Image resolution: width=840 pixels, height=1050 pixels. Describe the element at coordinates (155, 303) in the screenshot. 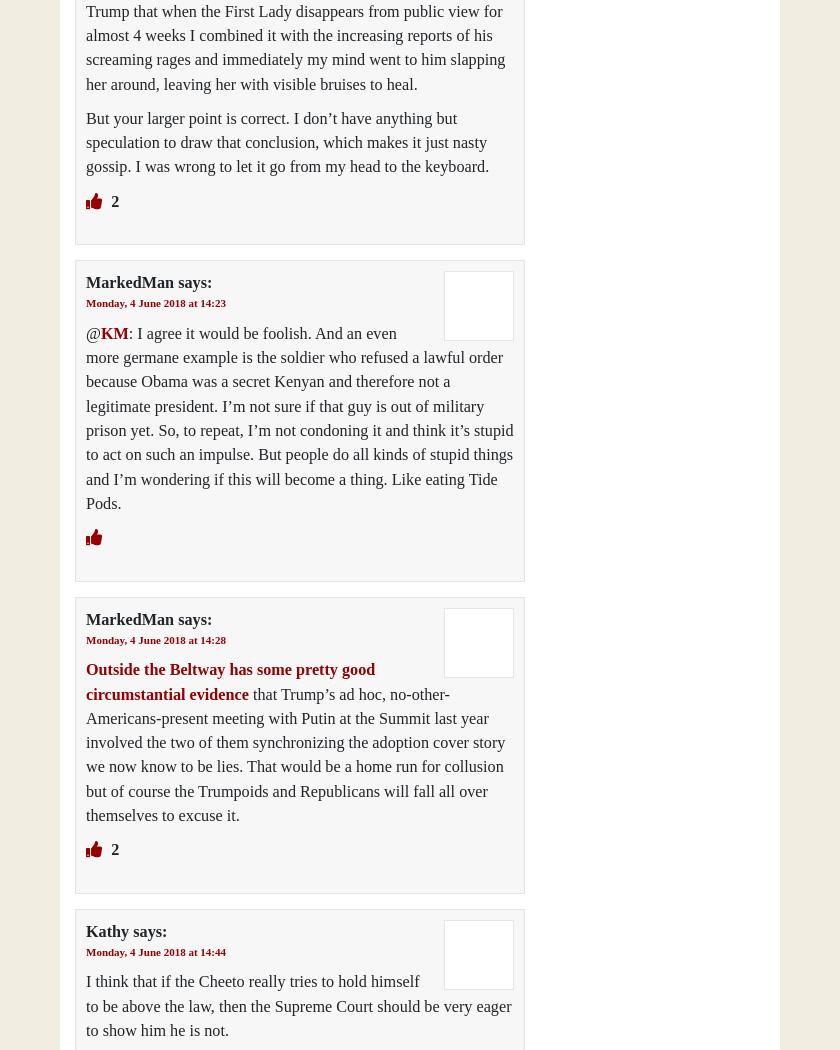

I see `'Monday, 4 June 2018 at 14:23'` at that location.